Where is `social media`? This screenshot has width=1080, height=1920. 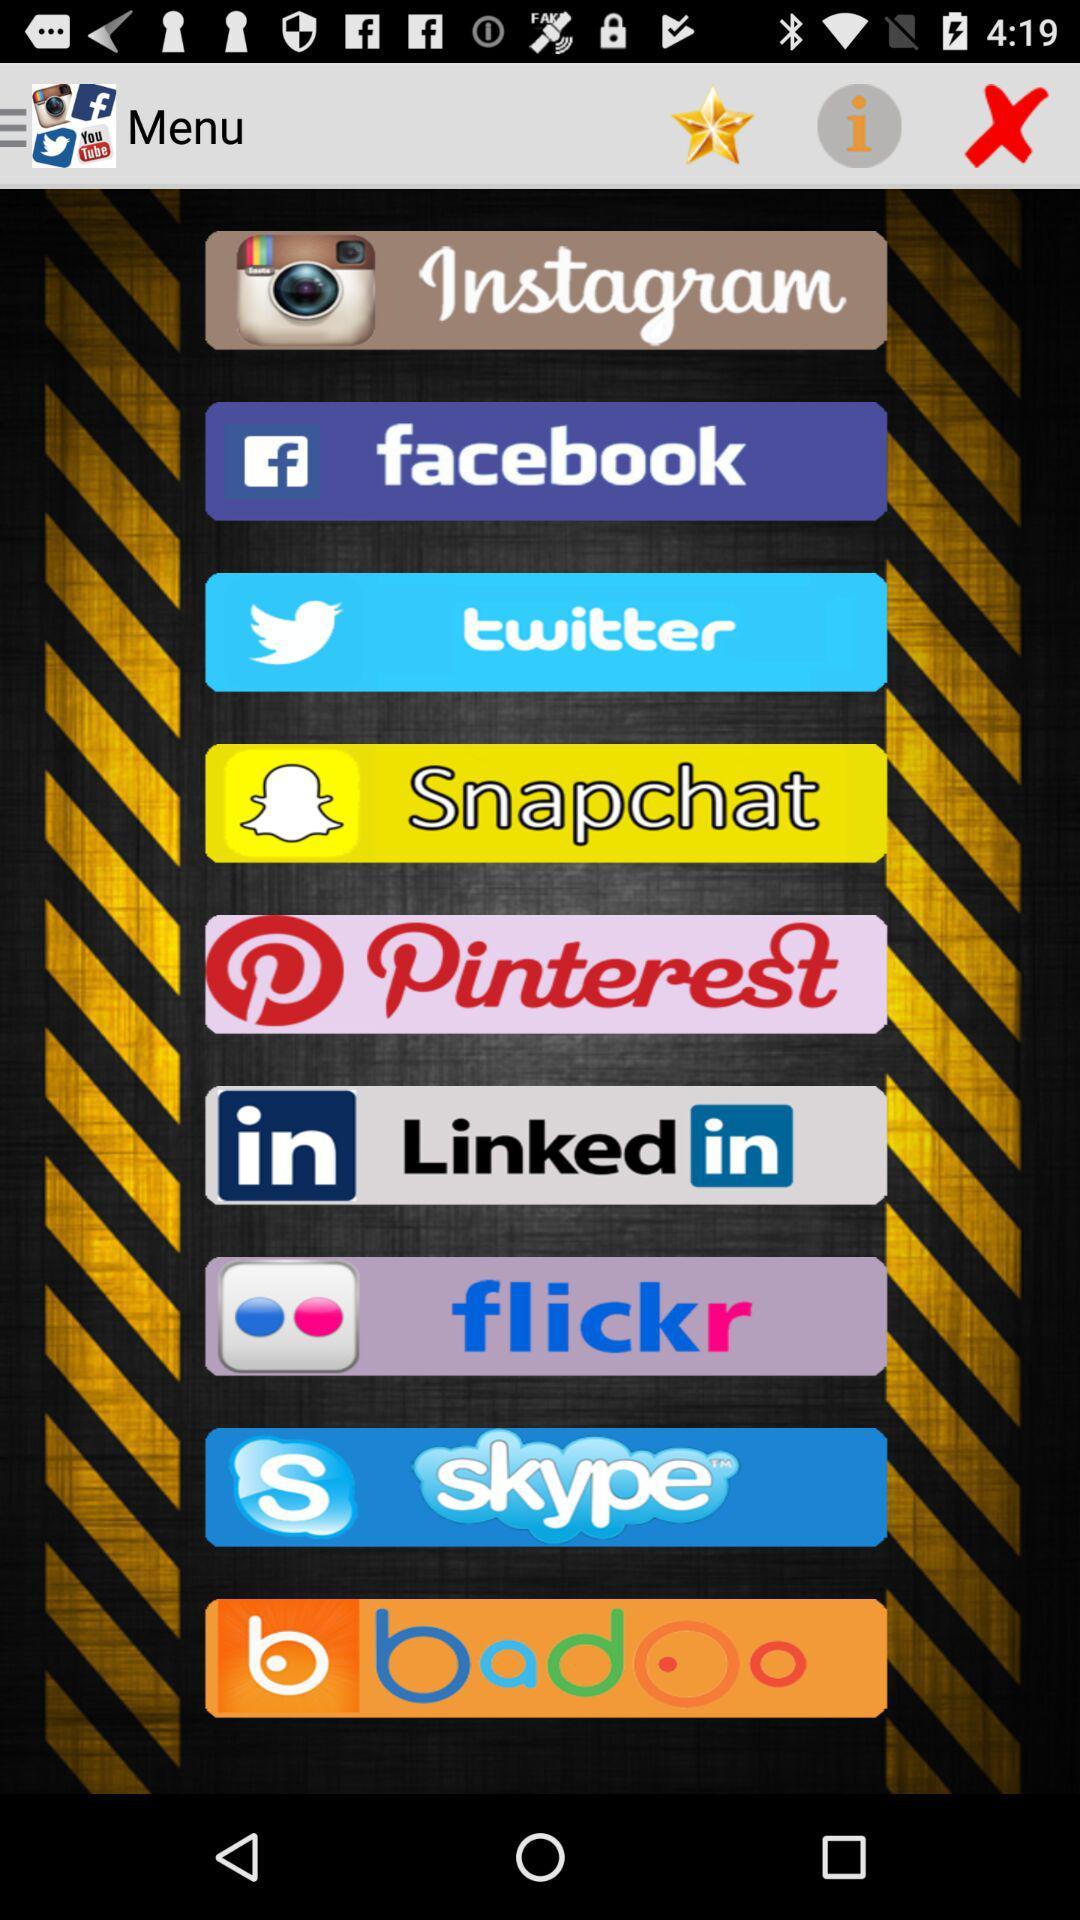 social media is located at coordinates (540, 1664).